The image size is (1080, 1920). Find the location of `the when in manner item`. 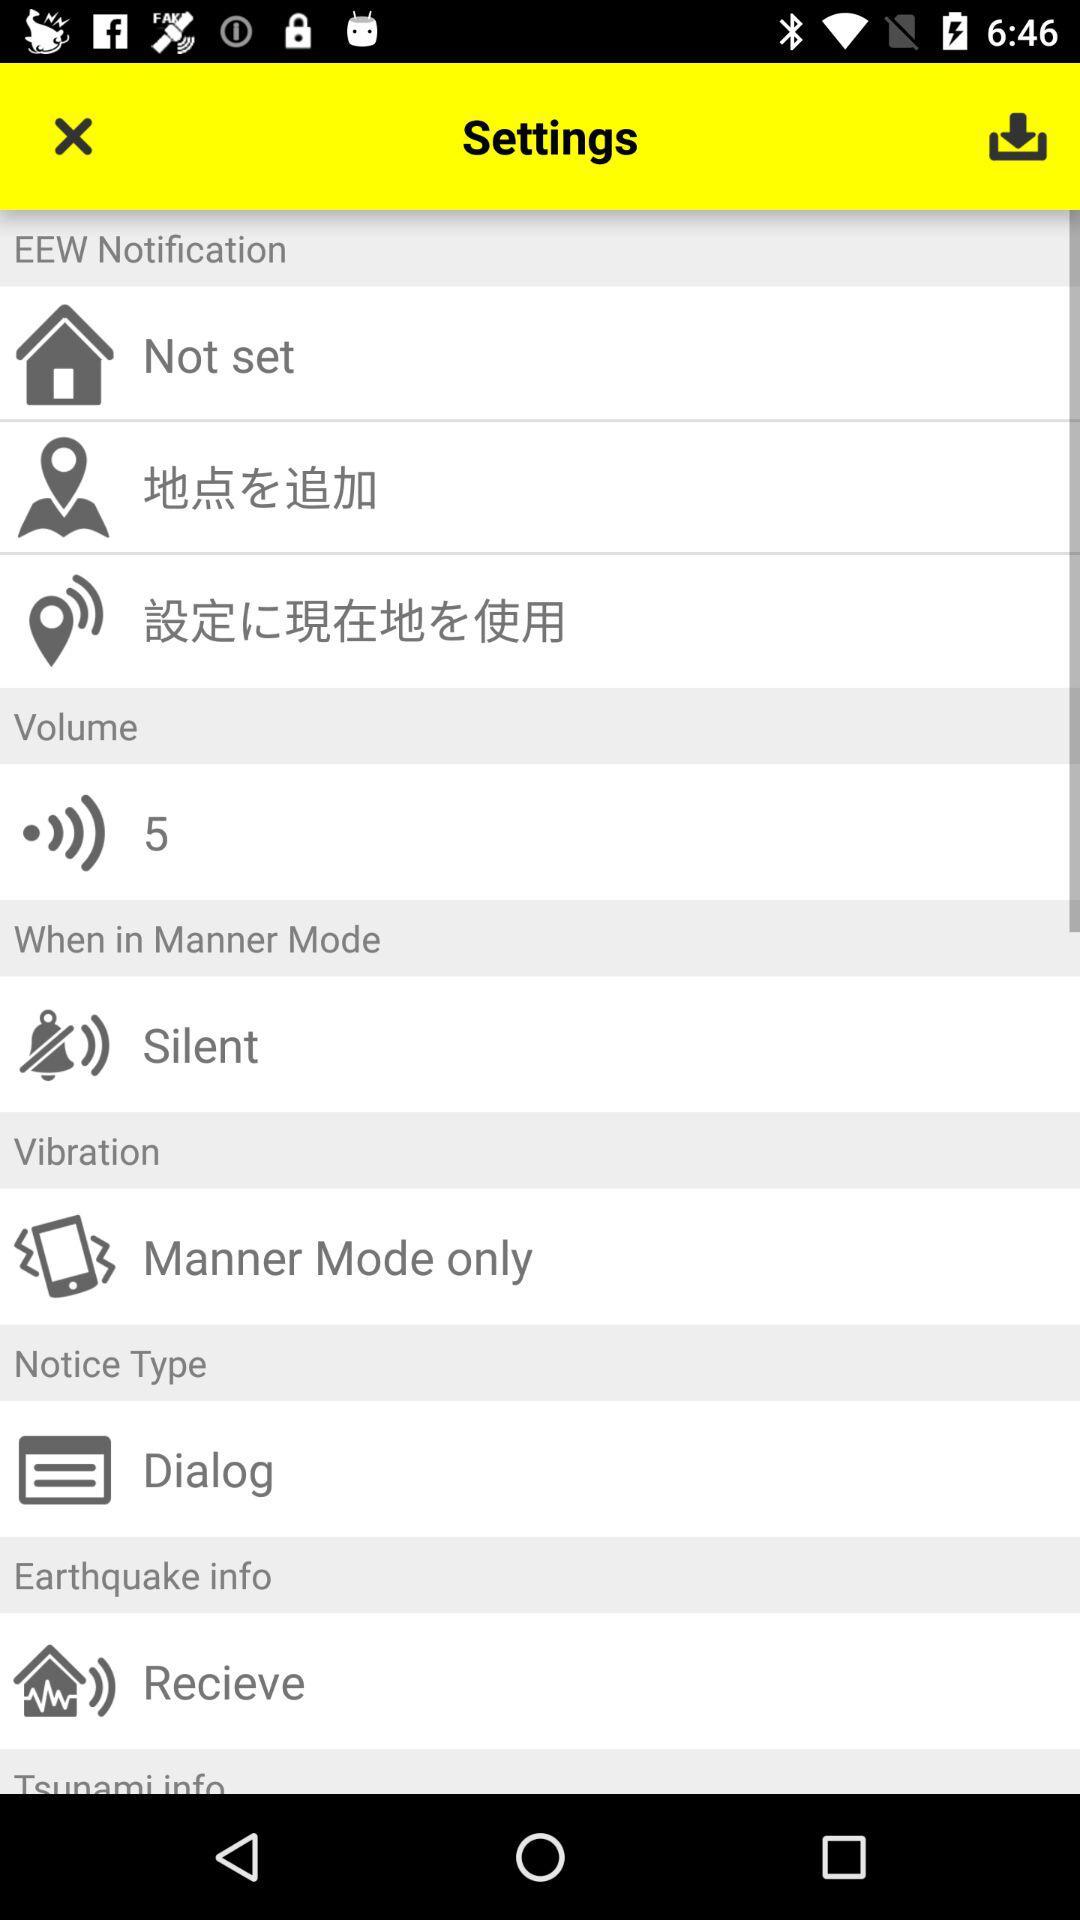

the when in manner item is located at coordinates (540, 937).